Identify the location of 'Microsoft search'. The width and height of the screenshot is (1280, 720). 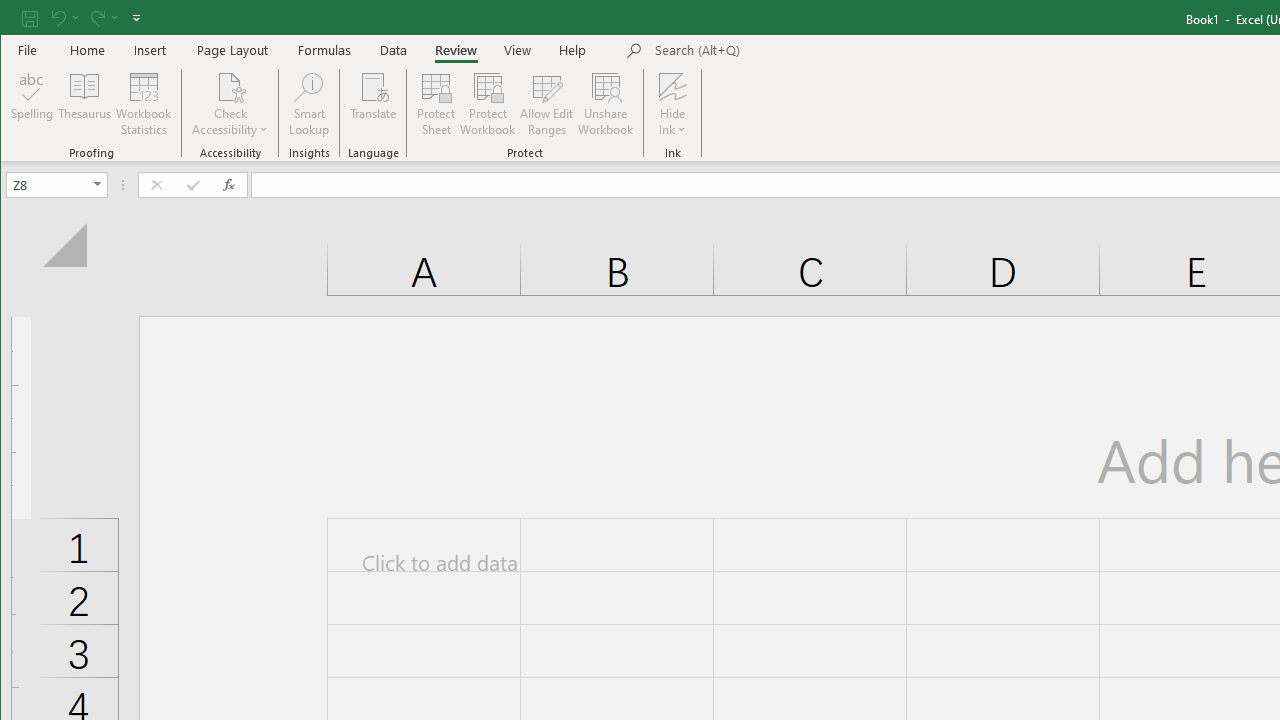
(793, 50).